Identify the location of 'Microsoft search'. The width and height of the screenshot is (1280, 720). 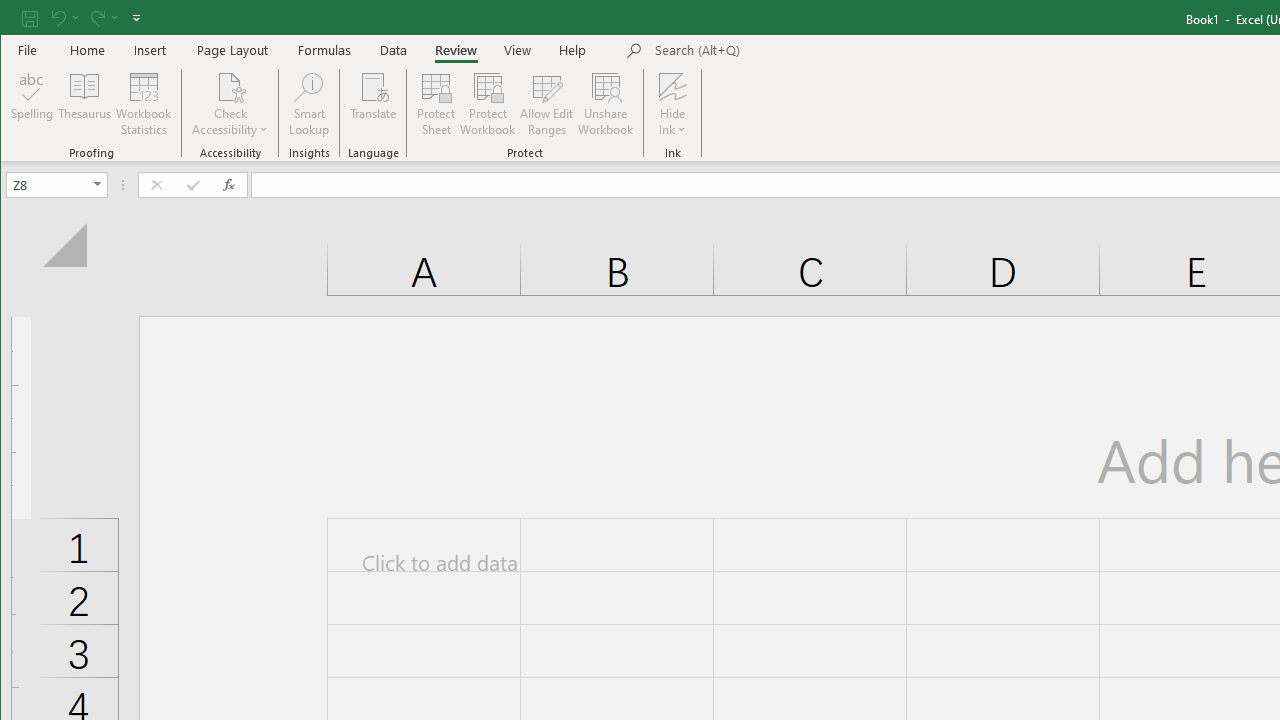
(793, 50).